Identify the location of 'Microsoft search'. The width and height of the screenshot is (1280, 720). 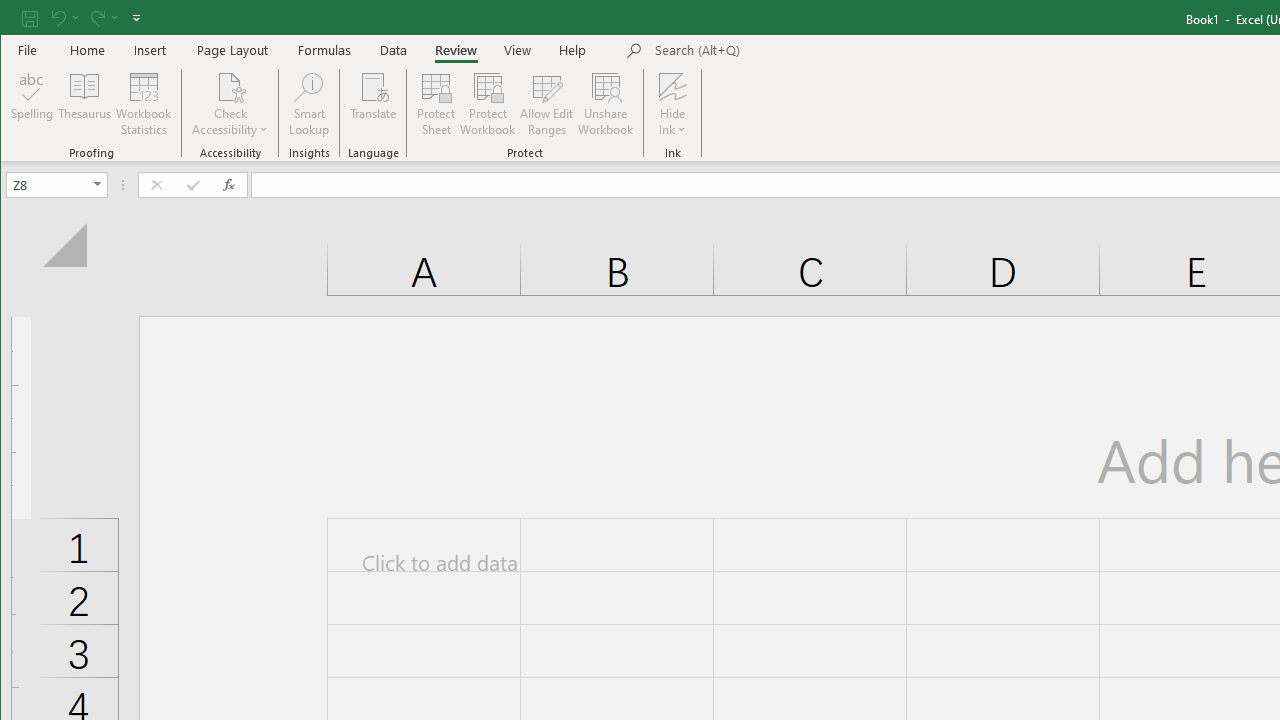
(793, 50).